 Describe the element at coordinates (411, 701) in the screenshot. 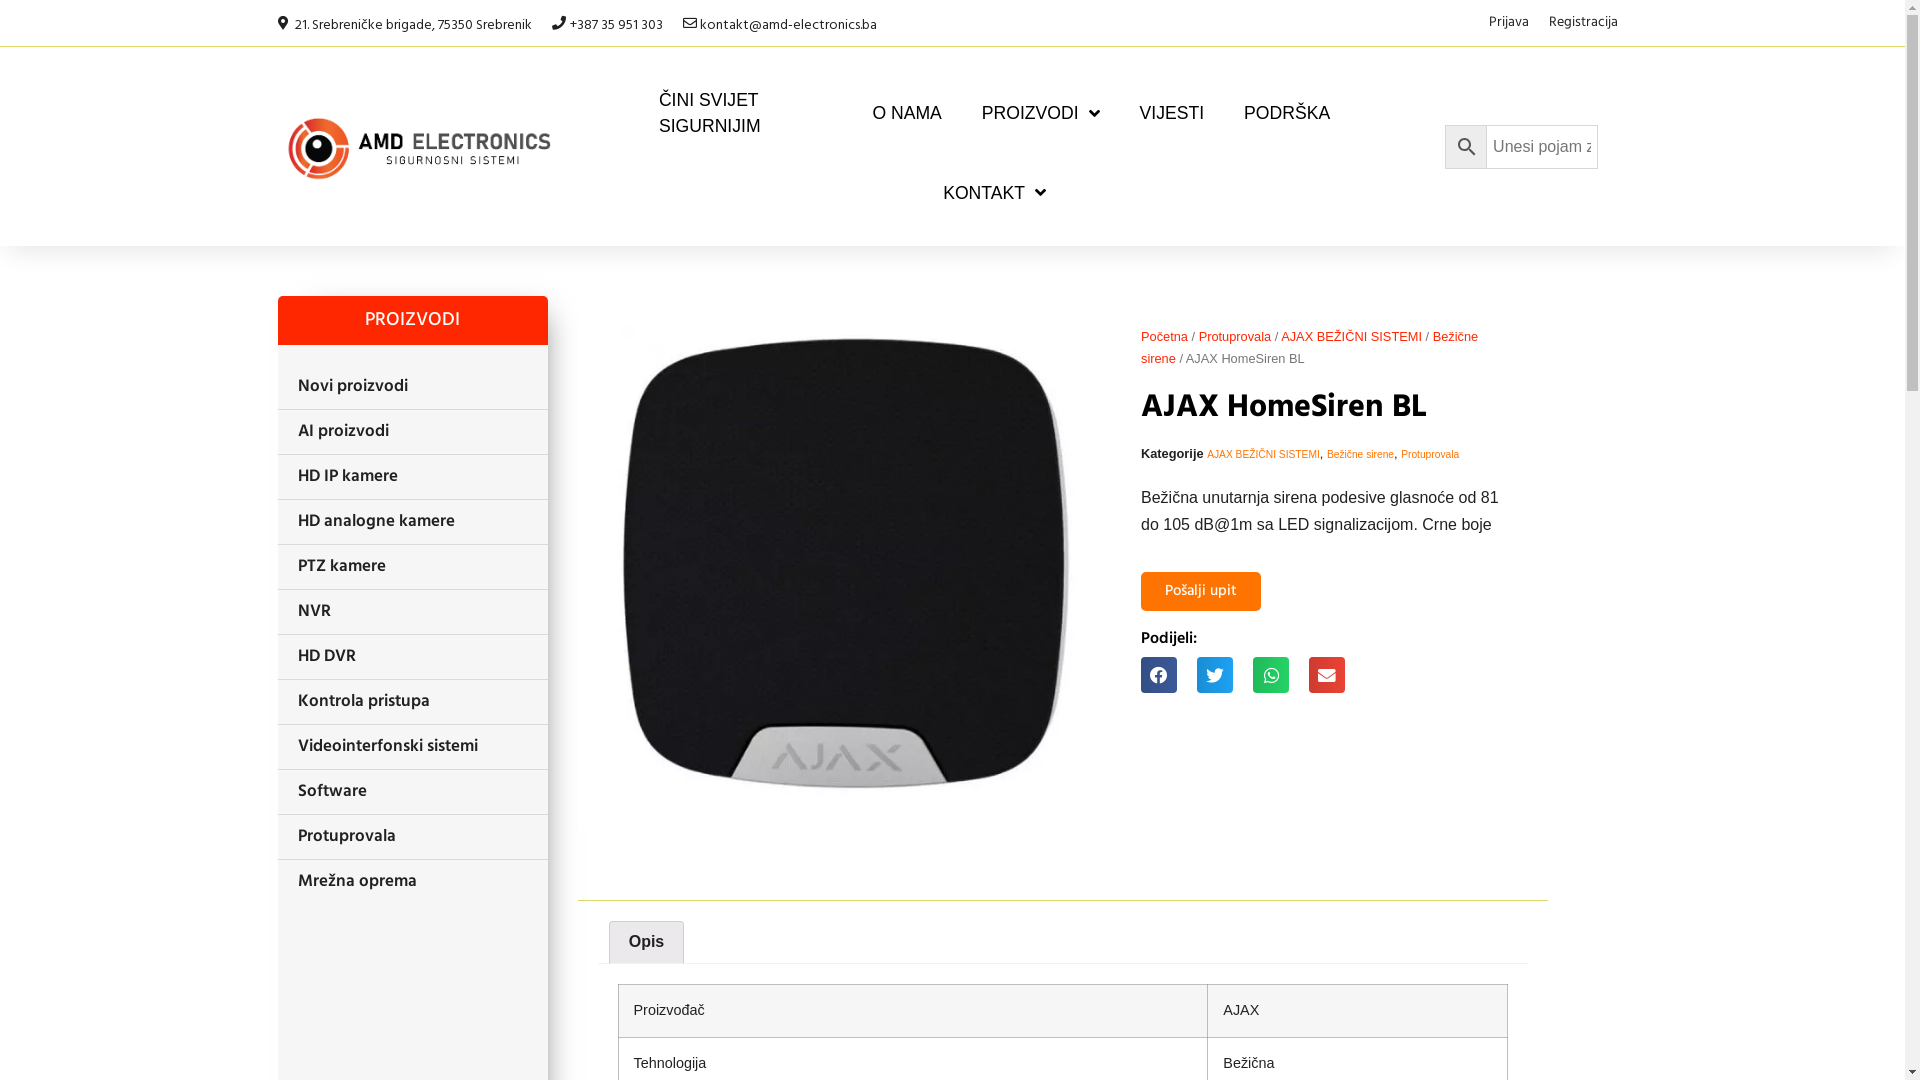

I see `'Kontrola pristupa'` at that location.